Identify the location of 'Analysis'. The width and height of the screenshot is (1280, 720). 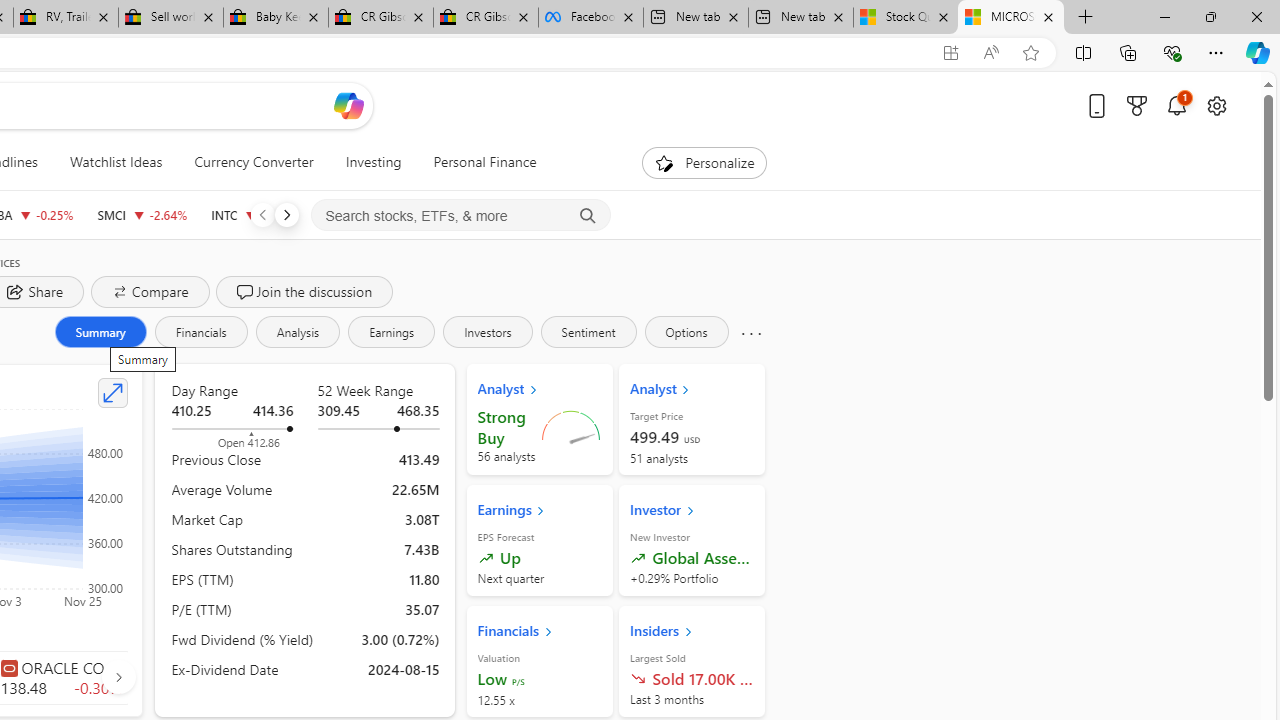
(296, 330).